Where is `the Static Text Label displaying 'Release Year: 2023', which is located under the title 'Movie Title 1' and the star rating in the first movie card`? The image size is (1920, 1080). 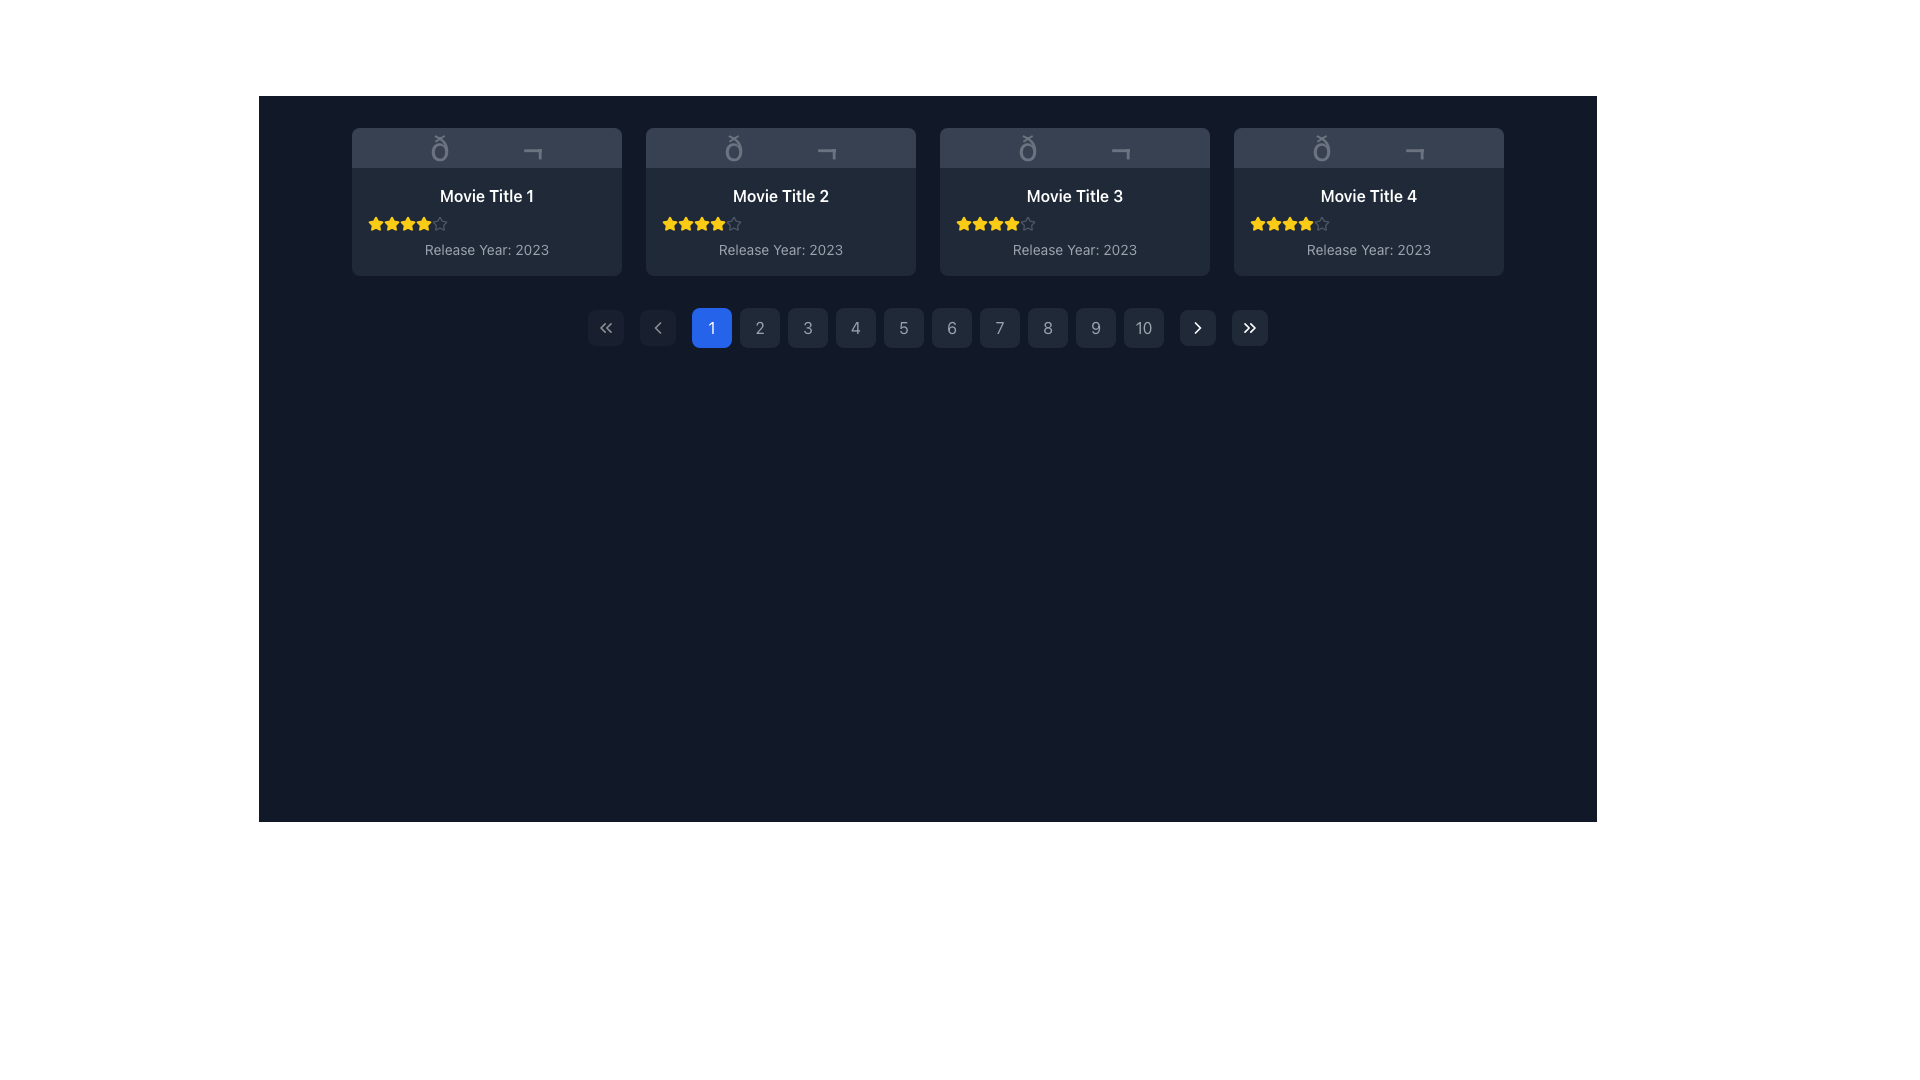 the Static Text Label displaying 'Release Year: 2023', which is located under the title 'Movie Title 1' and the star rating in the first movie card is located at coordinates (486, 249).